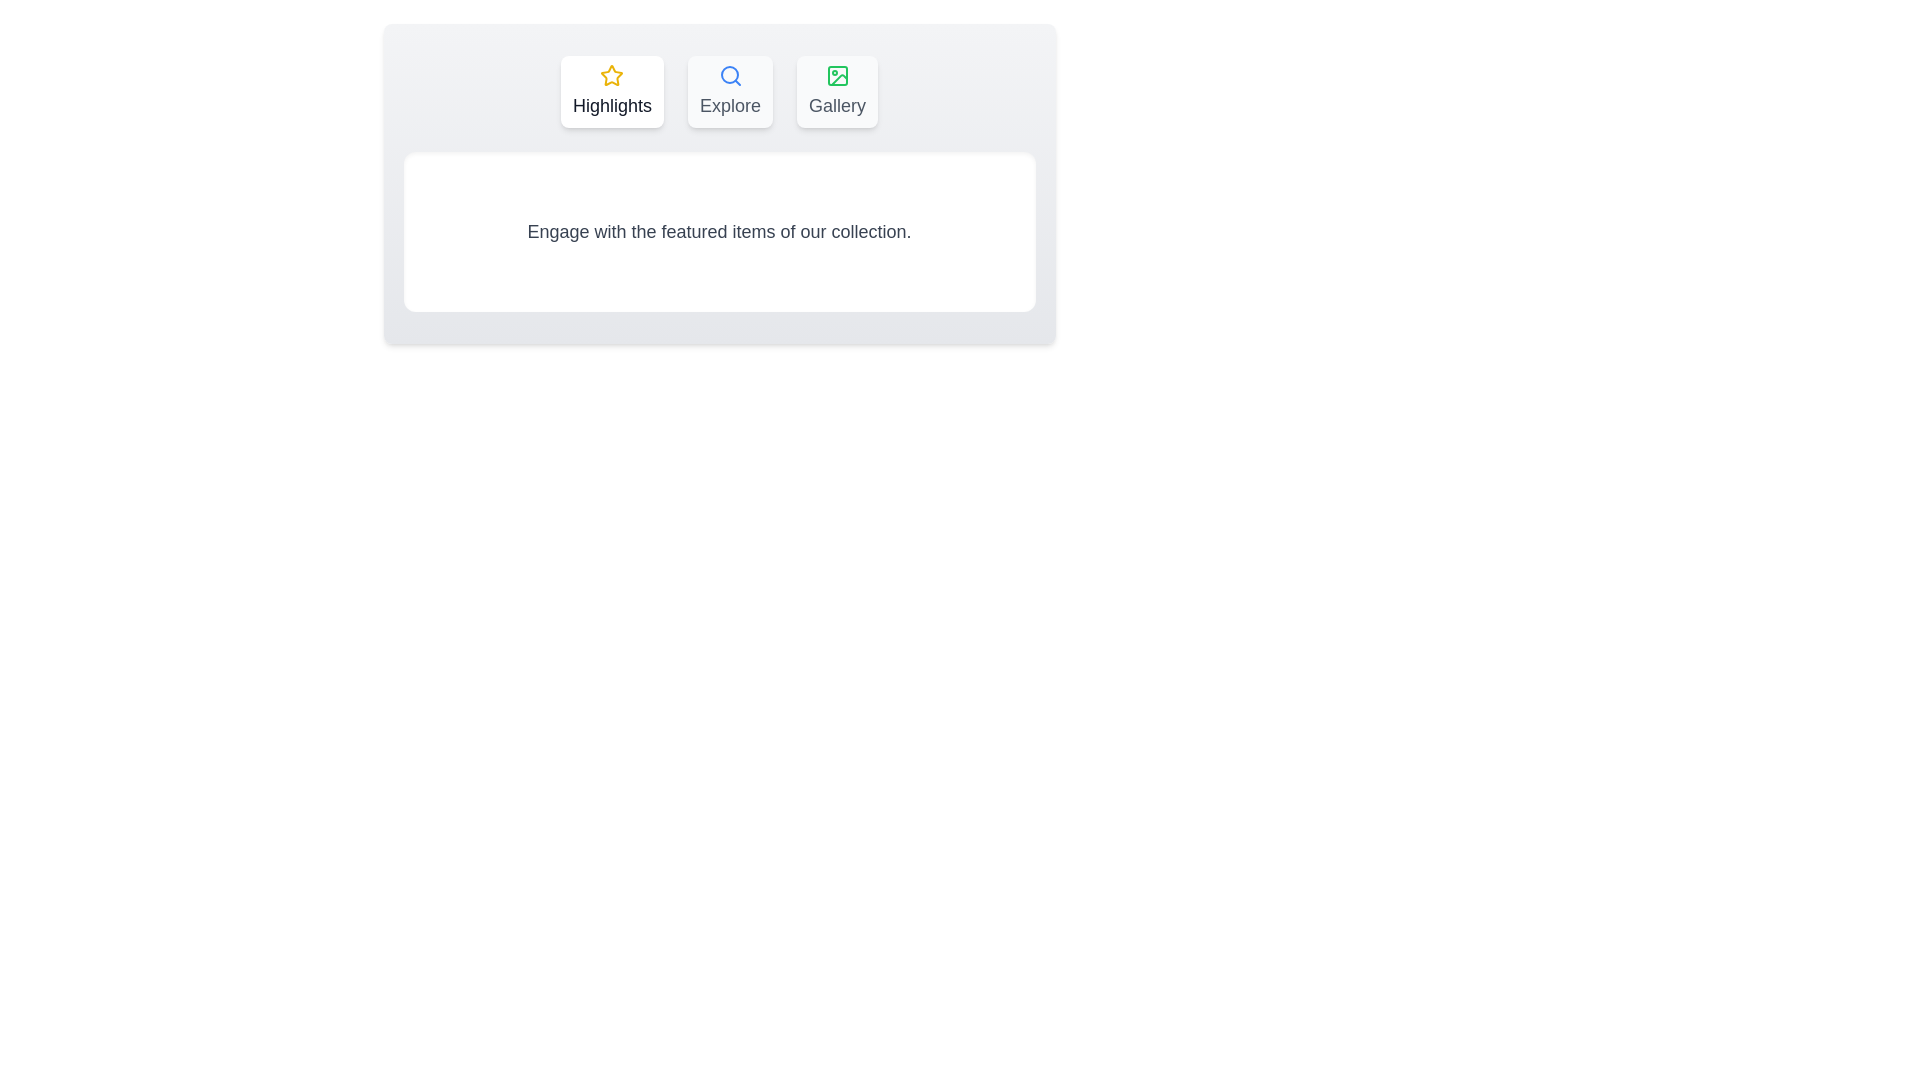 The width and height of the screenshot is (1920, 1080). What do you see at coordinates (729, 92) in the screenshot?
I see `the tab labeled Explore to observe the hover animation` at bounding box center [729, 92].